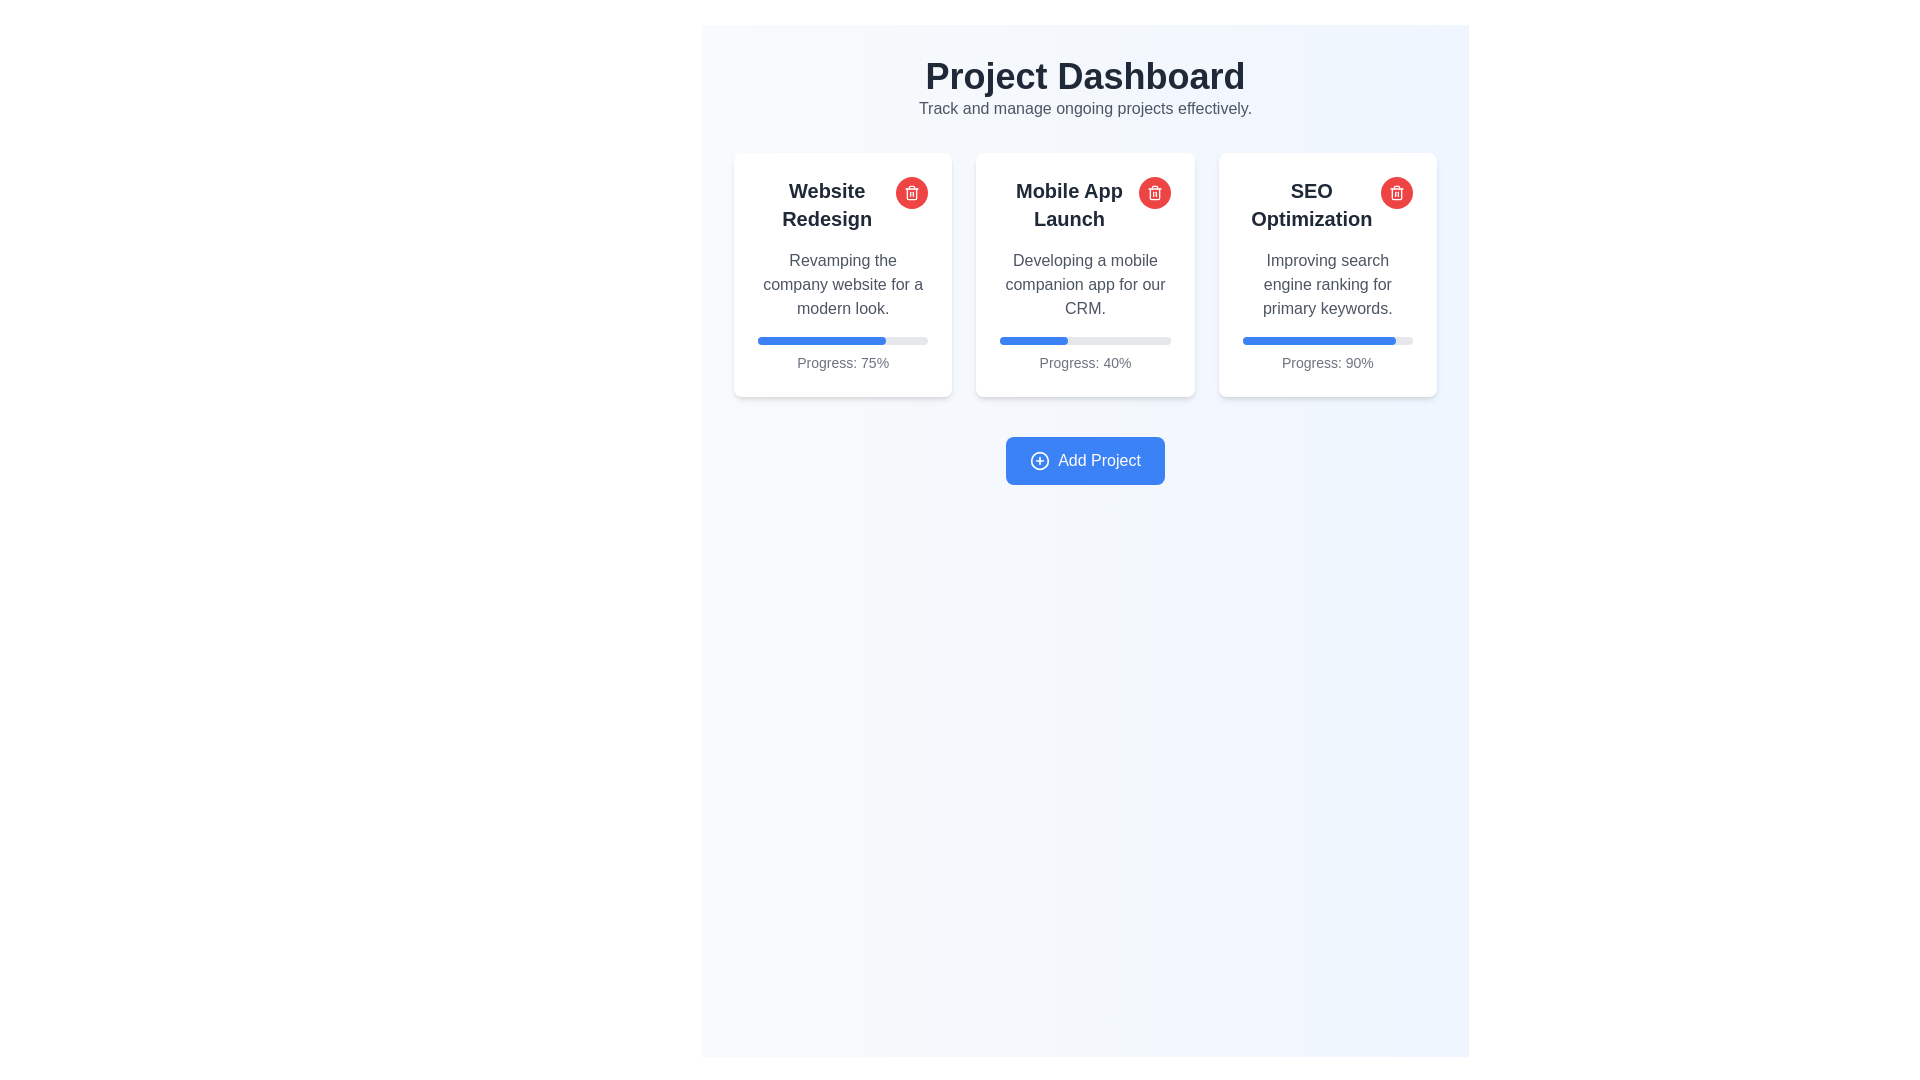 The width and height of the screenshot is (1920, 1080). What do you see at coordinates (1395, 192) in the screenshot?
I see `the trash bin icon with a red circular background located in the top-right corner of the 'SEO Optimization' card to initiate the delete action` at bounding box center [1395, 192].